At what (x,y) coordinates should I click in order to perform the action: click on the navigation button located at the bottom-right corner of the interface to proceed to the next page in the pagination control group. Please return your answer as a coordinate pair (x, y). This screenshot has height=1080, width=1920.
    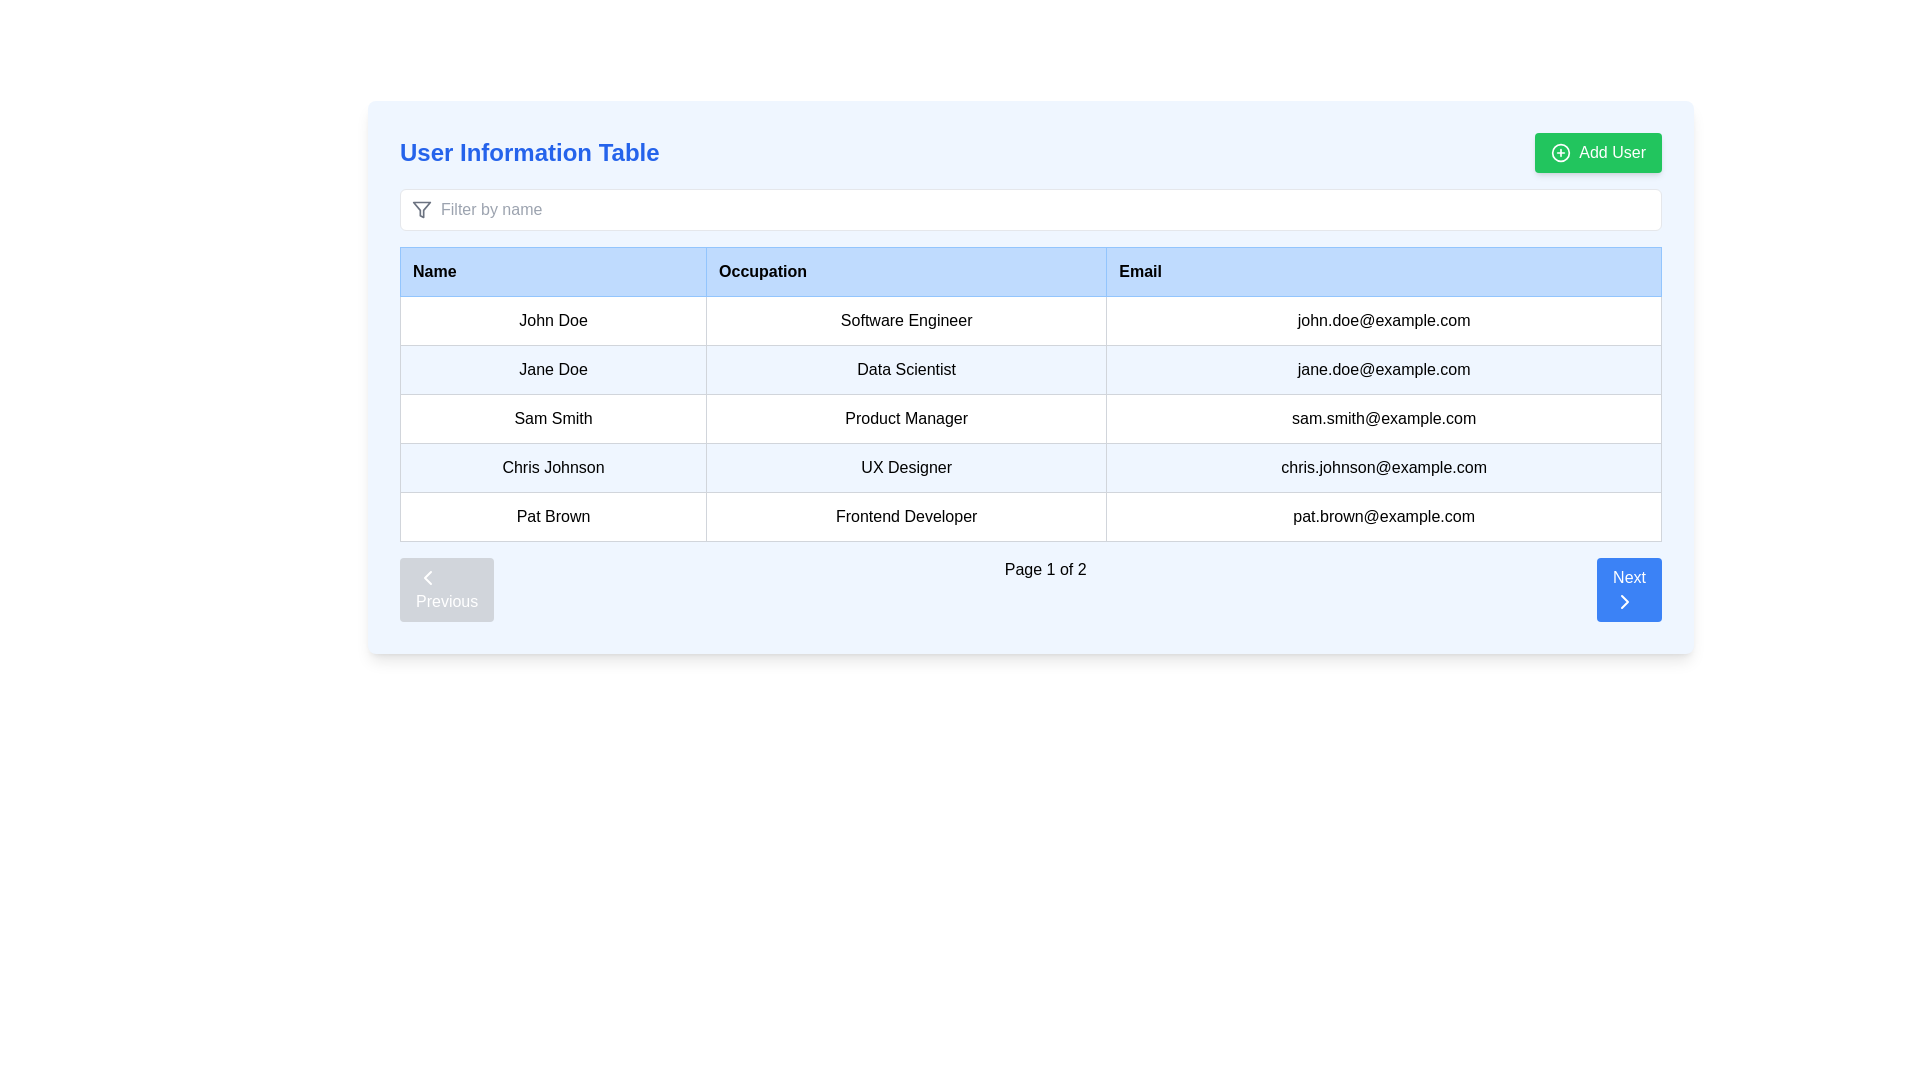
    Looking at the image, I should click on (1629, 589).